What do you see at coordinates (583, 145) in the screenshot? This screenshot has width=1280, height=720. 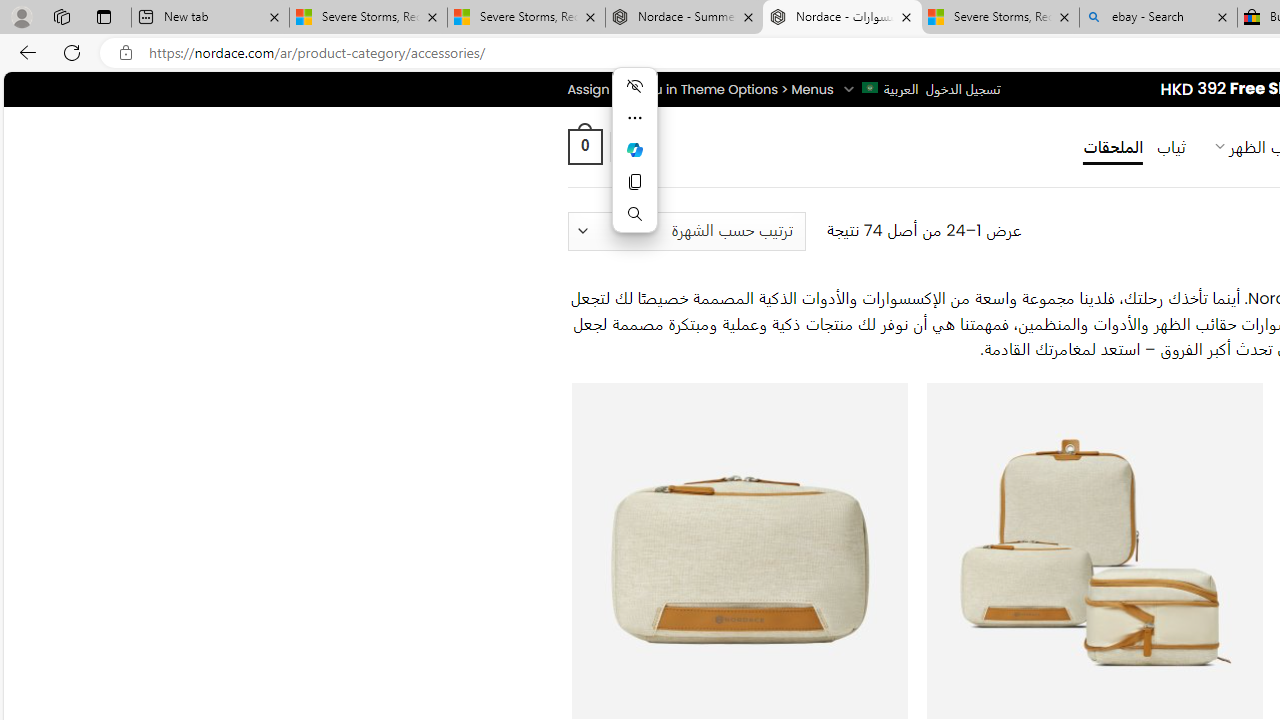 I see `' 0 '` at bounding box center [583, 145].